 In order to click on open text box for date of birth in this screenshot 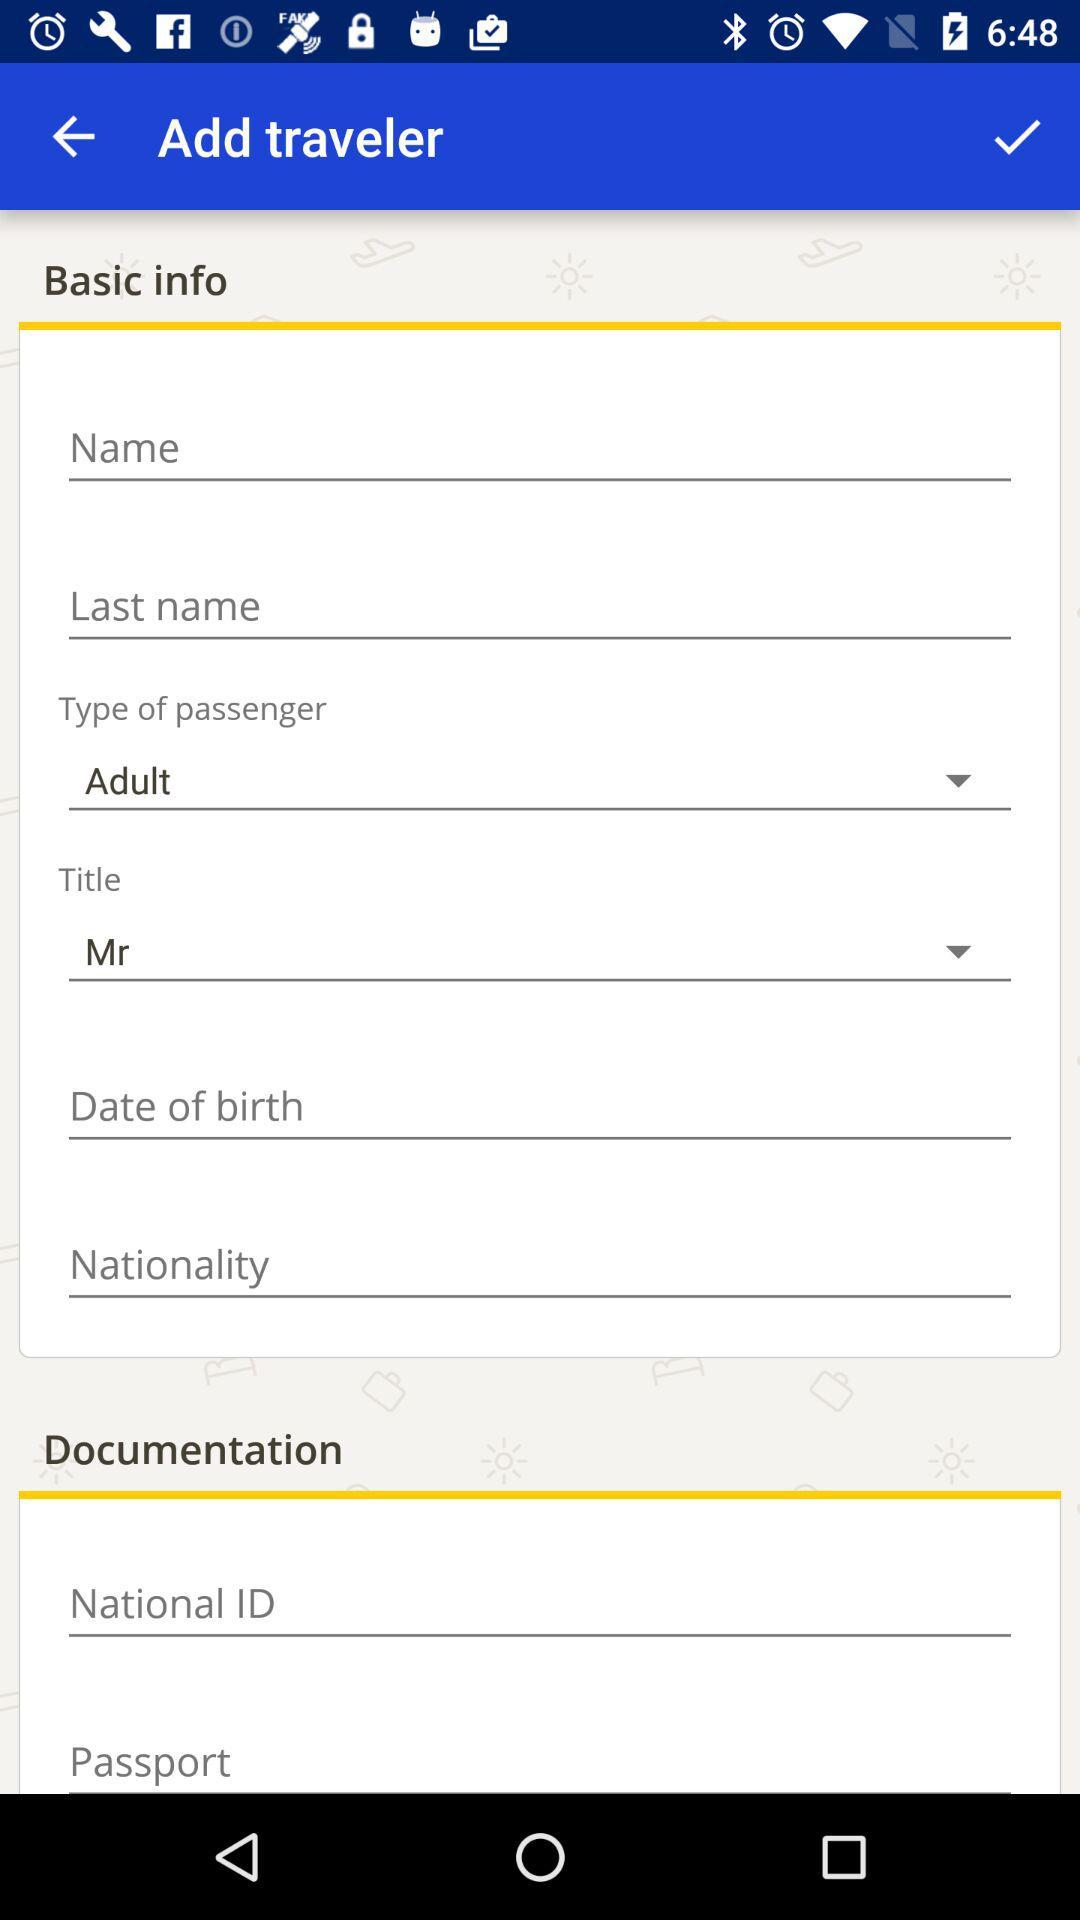, I will do `click(540, 1105)`.